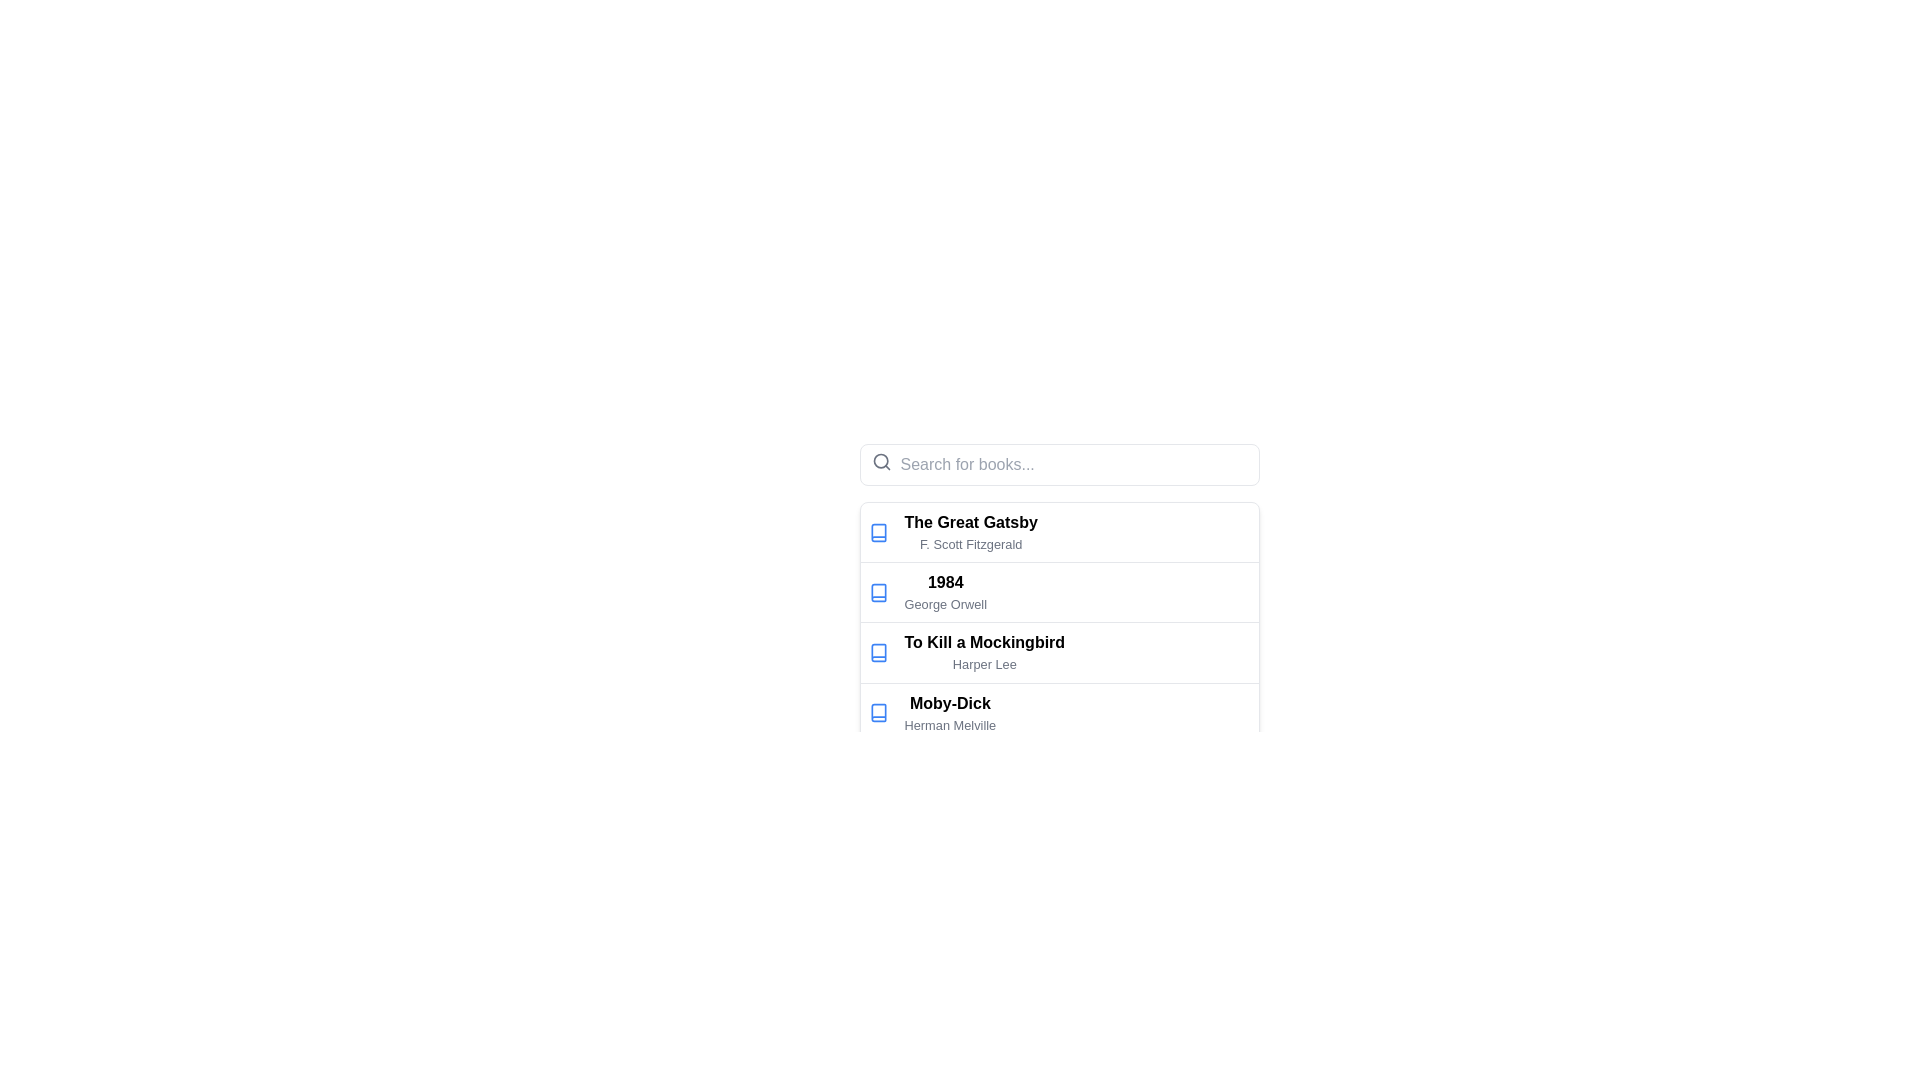 The width and height of the screenshot is (1920, 1080). What do you see at coordinates (971, 544) in the screenshot?
I see `the text label displaying 'F. Scott Fitzgerald' which is located directly beneath the title 'The Great Gatsby' in a vertical listing of books and authors` at bounding box center [971, 544].